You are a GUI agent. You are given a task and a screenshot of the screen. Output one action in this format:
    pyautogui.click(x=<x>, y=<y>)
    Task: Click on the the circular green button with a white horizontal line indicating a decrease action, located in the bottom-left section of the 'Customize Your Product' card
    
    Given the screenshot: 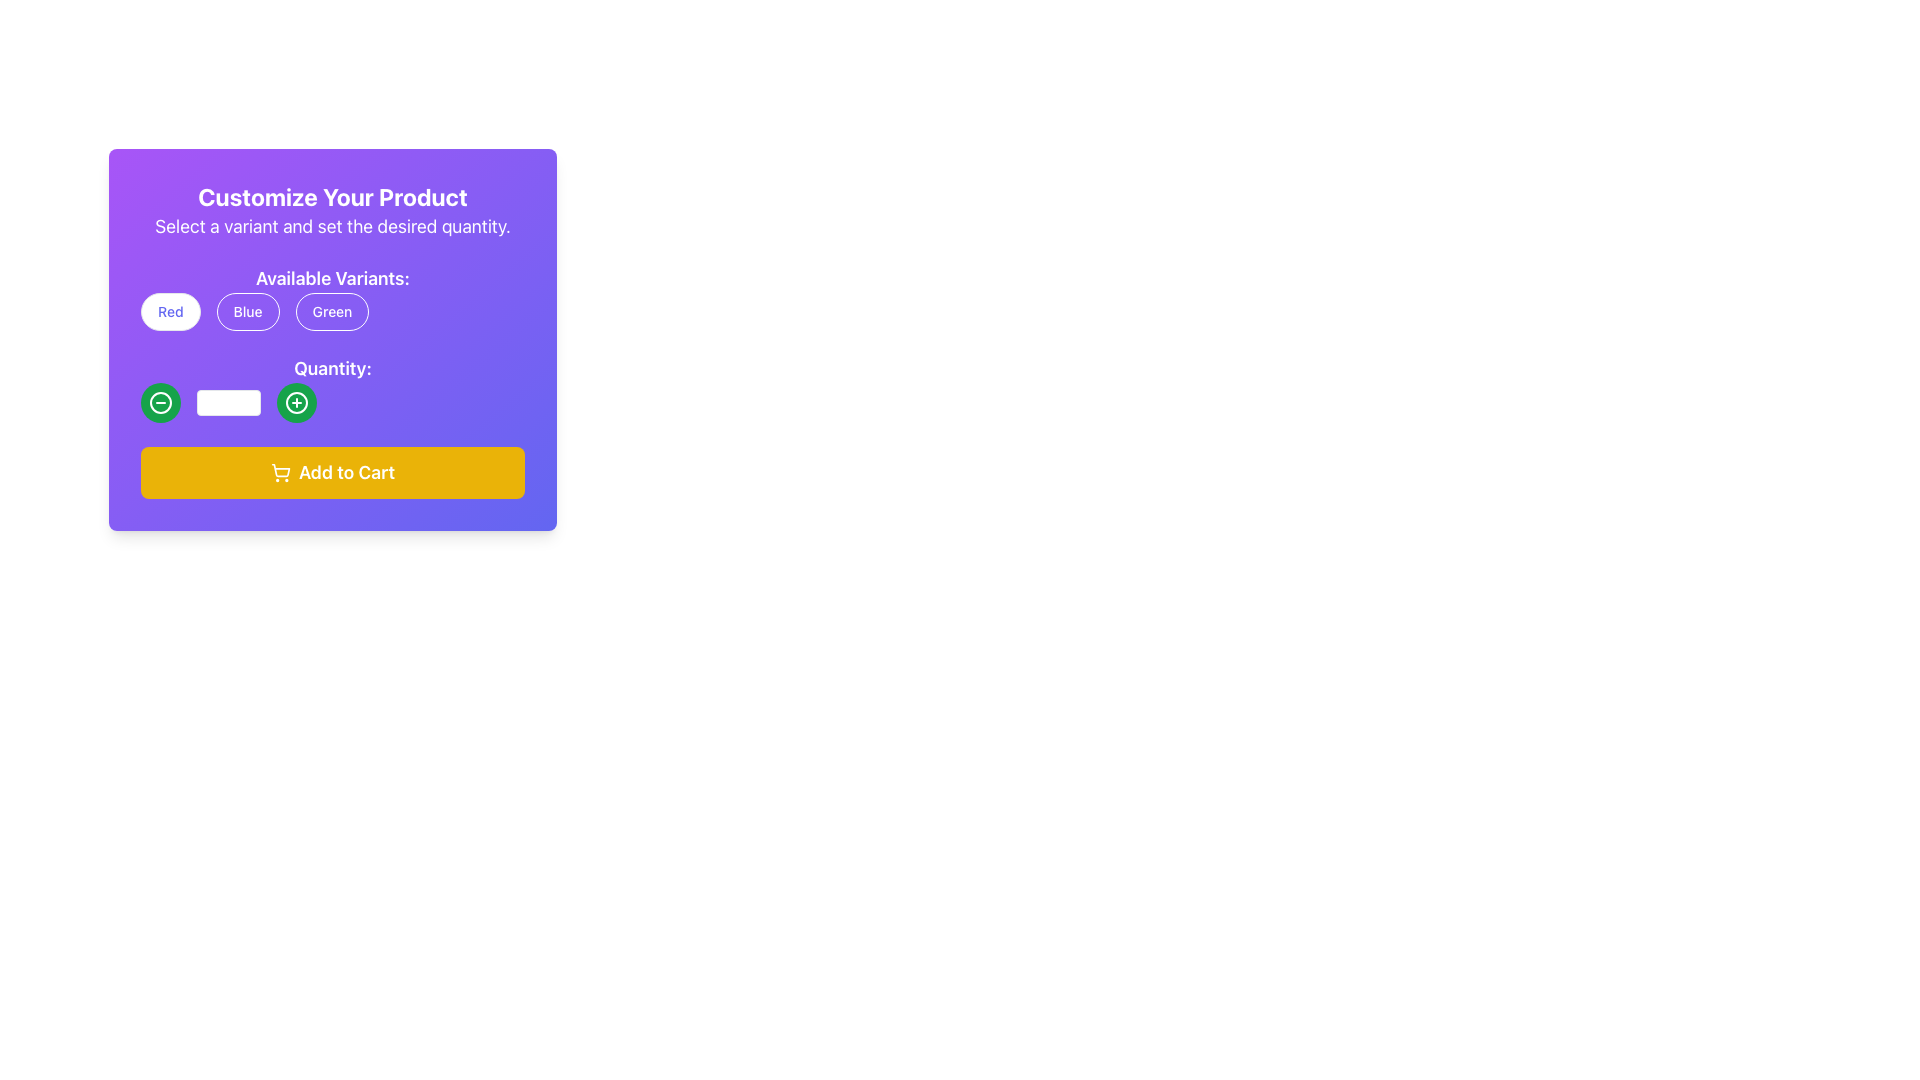 What is the action you would take?
    pyautogui.click(x=161, y=402)
    